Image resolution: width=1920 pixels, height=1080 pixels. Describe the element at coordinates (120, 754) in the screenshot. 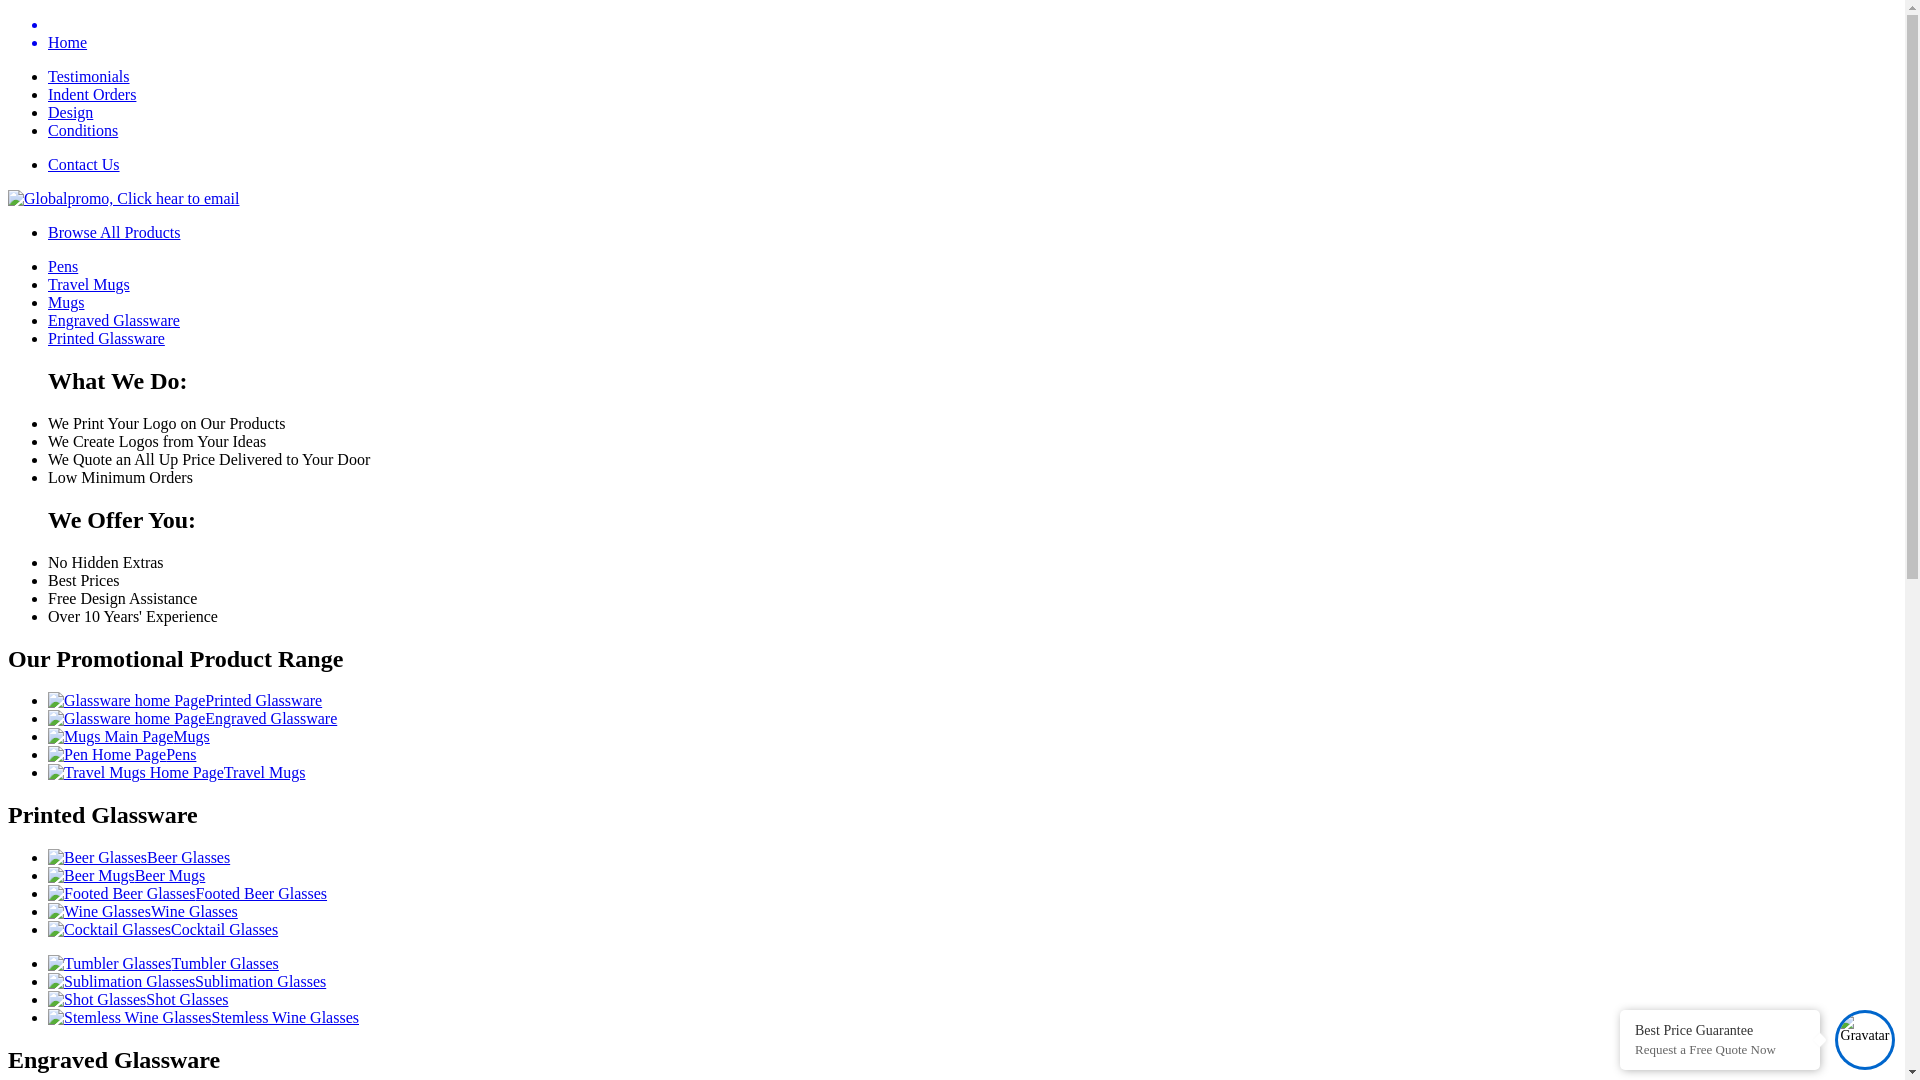

I see `'Pens'` at that location.